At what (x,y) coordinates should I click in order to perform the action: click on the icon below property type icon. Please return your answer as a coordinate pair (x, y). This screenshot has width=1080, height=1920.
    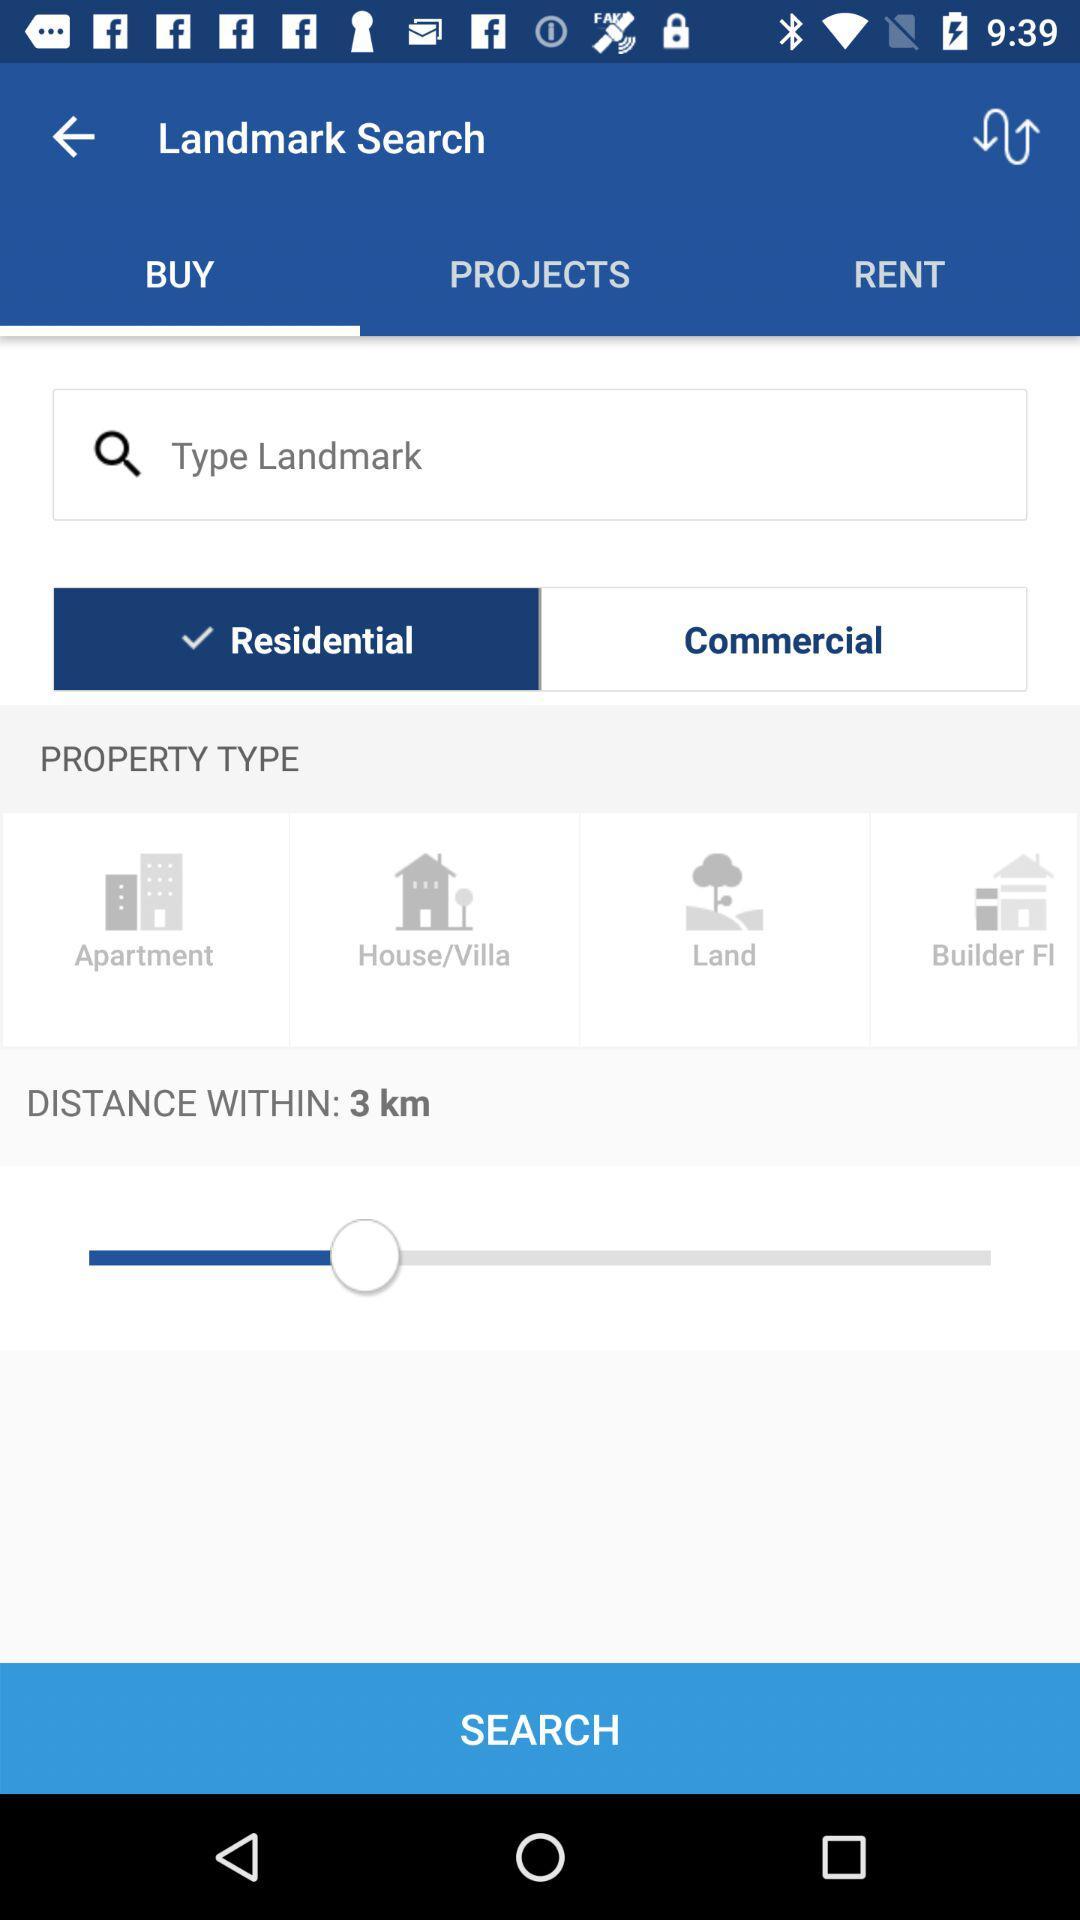
    Looking at the image, I should click on (724, 928).